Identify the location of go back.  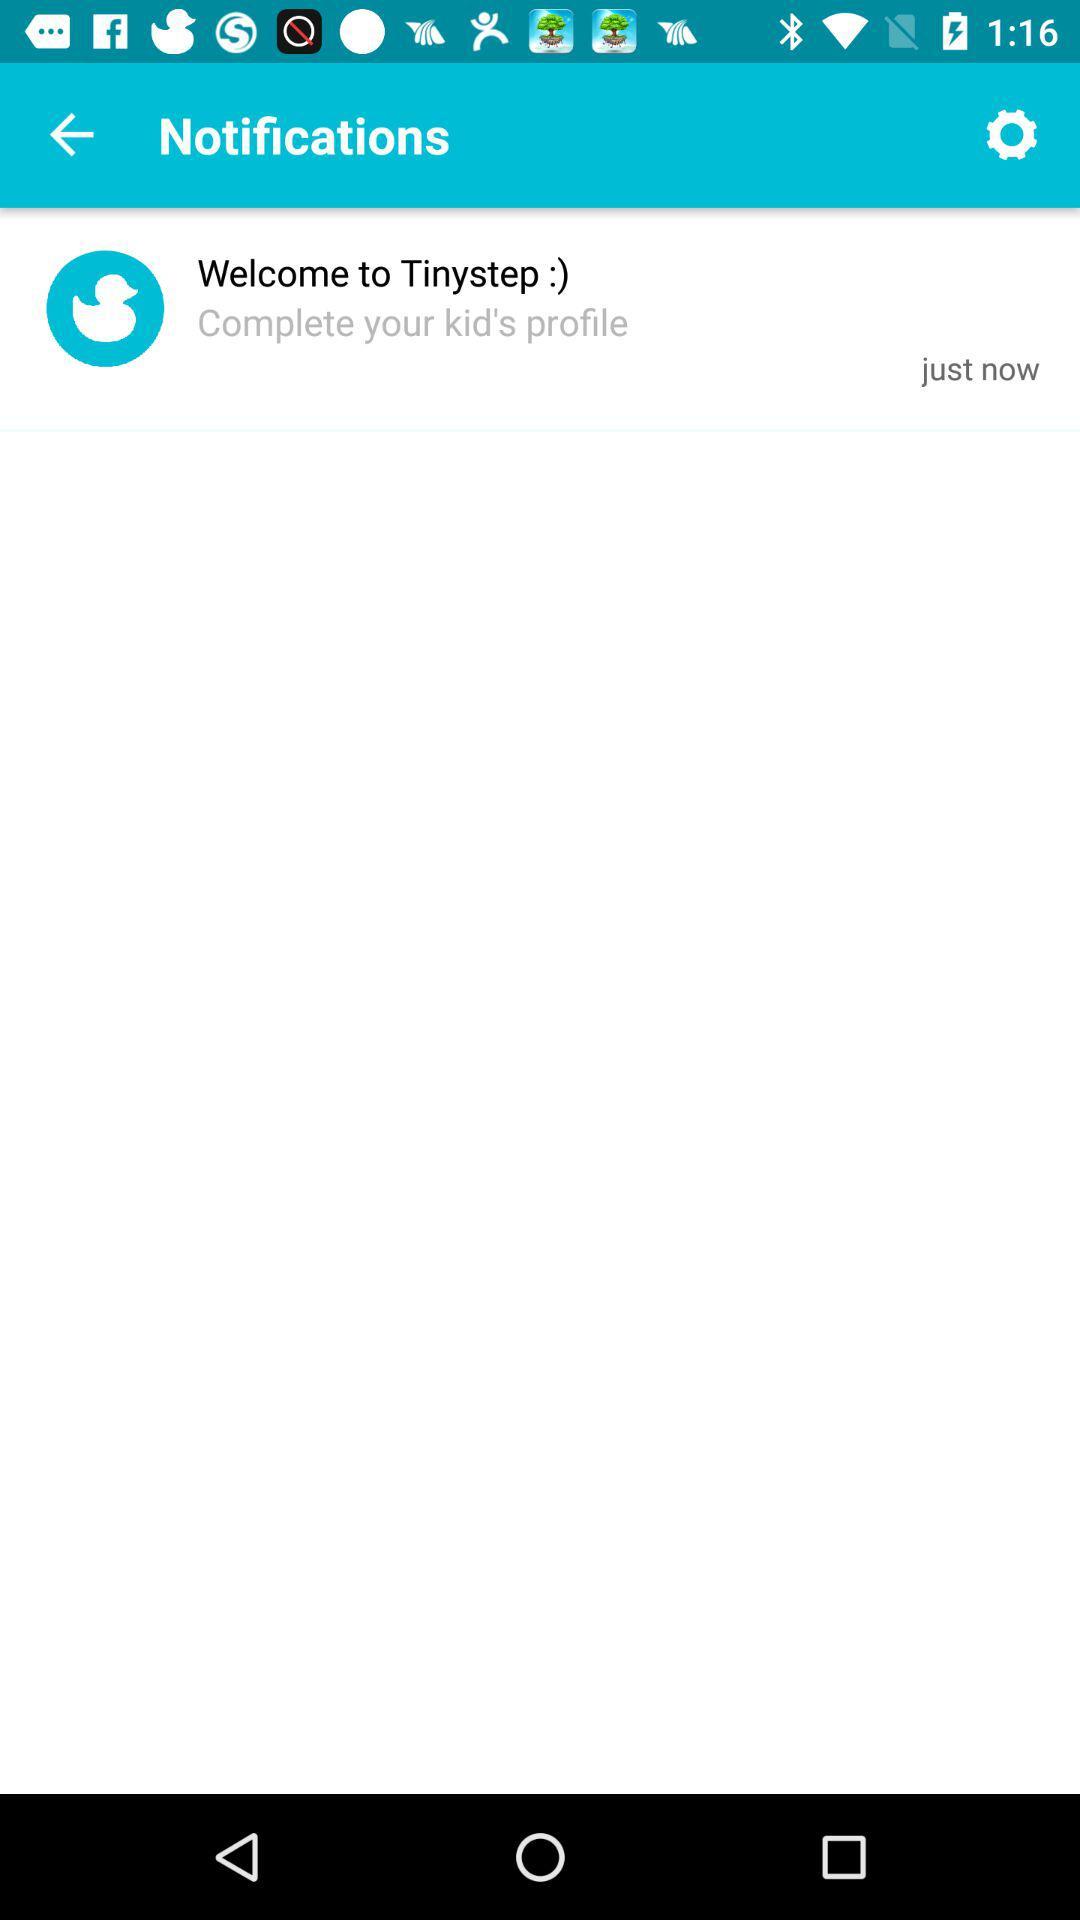
(71, 134).